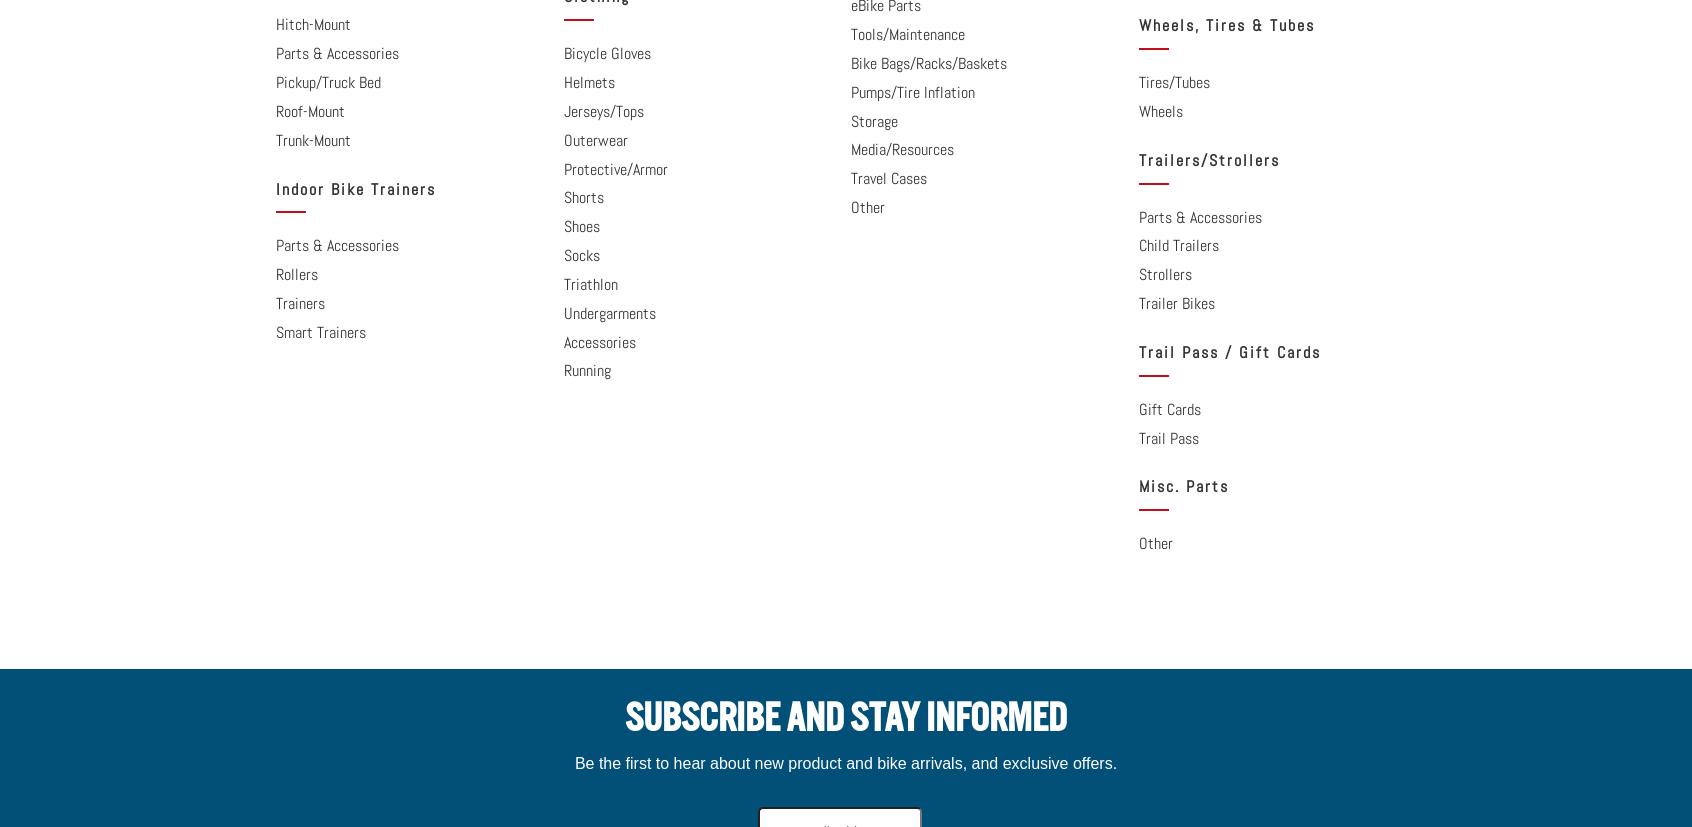  I want to click on 'Trail Pass', so click(1166, 436).